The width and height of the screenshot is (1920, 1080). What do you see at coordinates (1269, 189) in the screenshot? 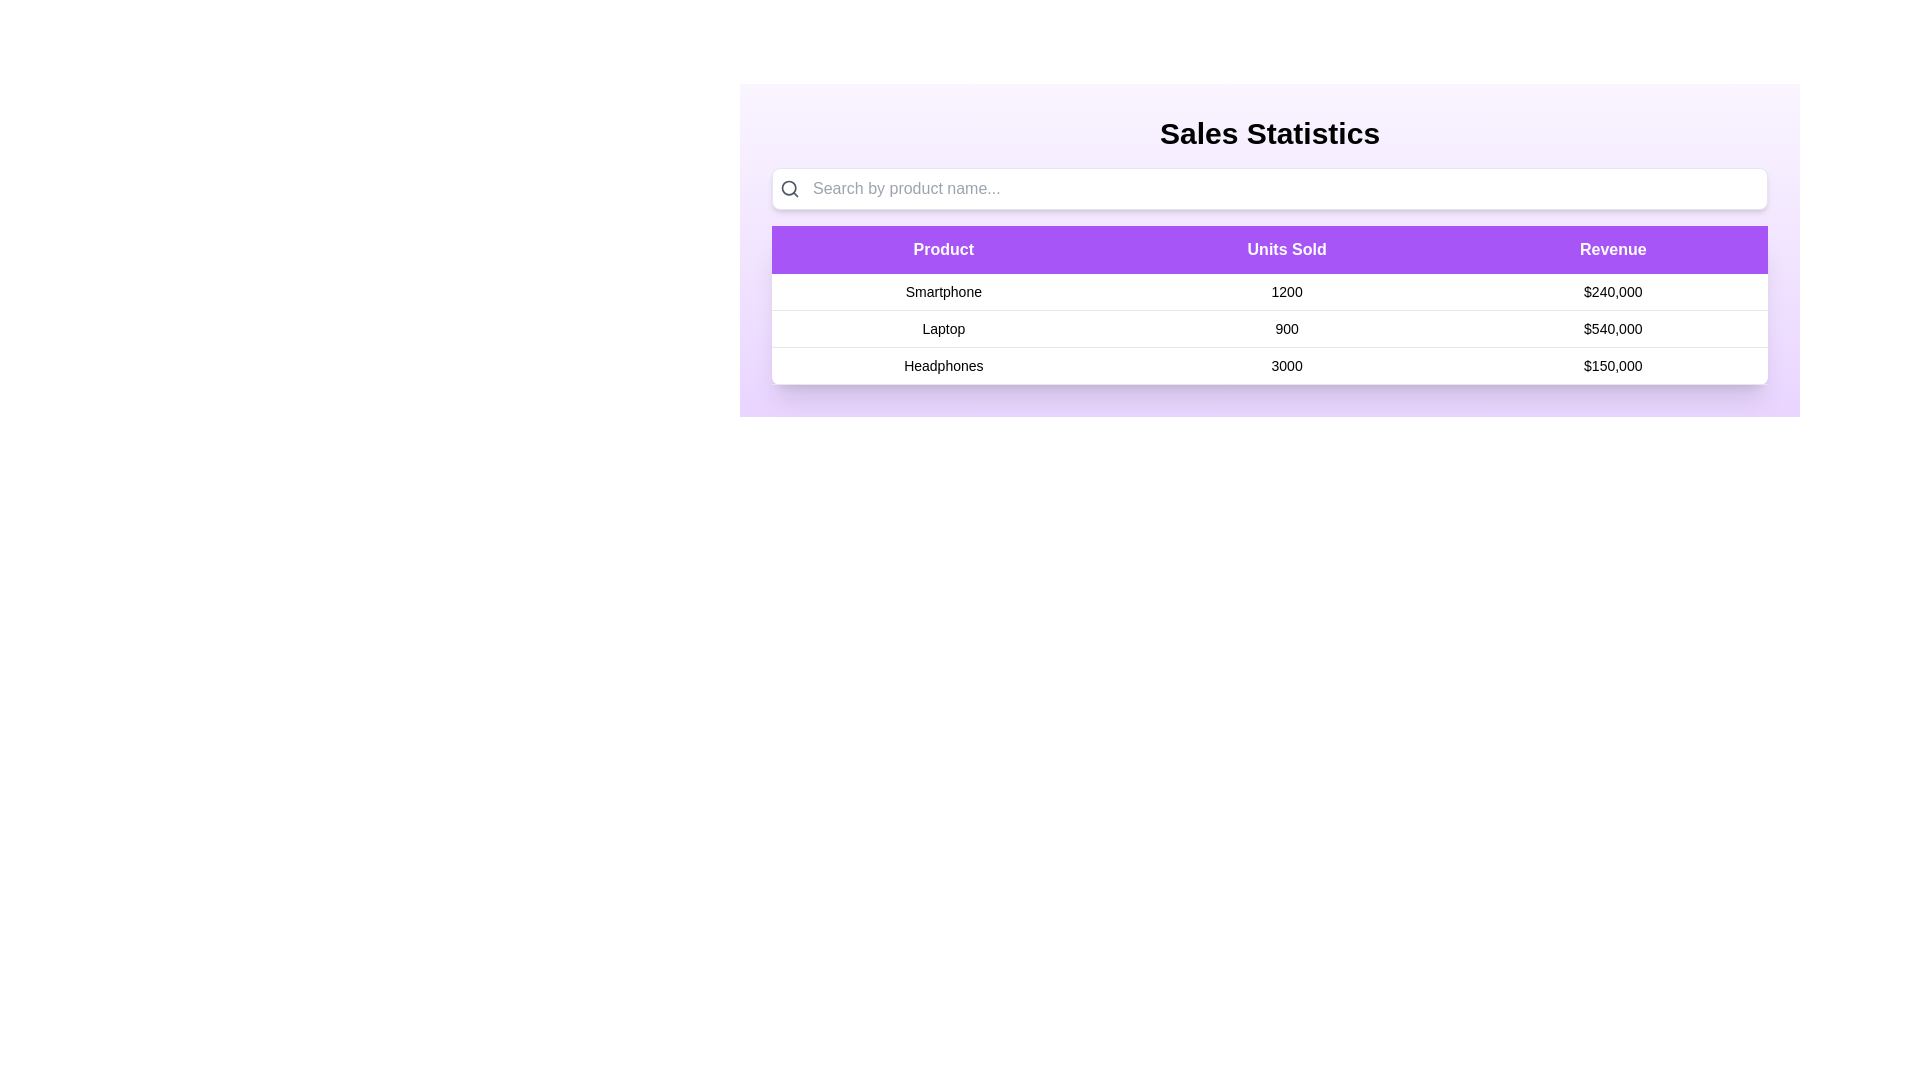
I see `the search bar and clear its content` at bounding box center [1269, 189].